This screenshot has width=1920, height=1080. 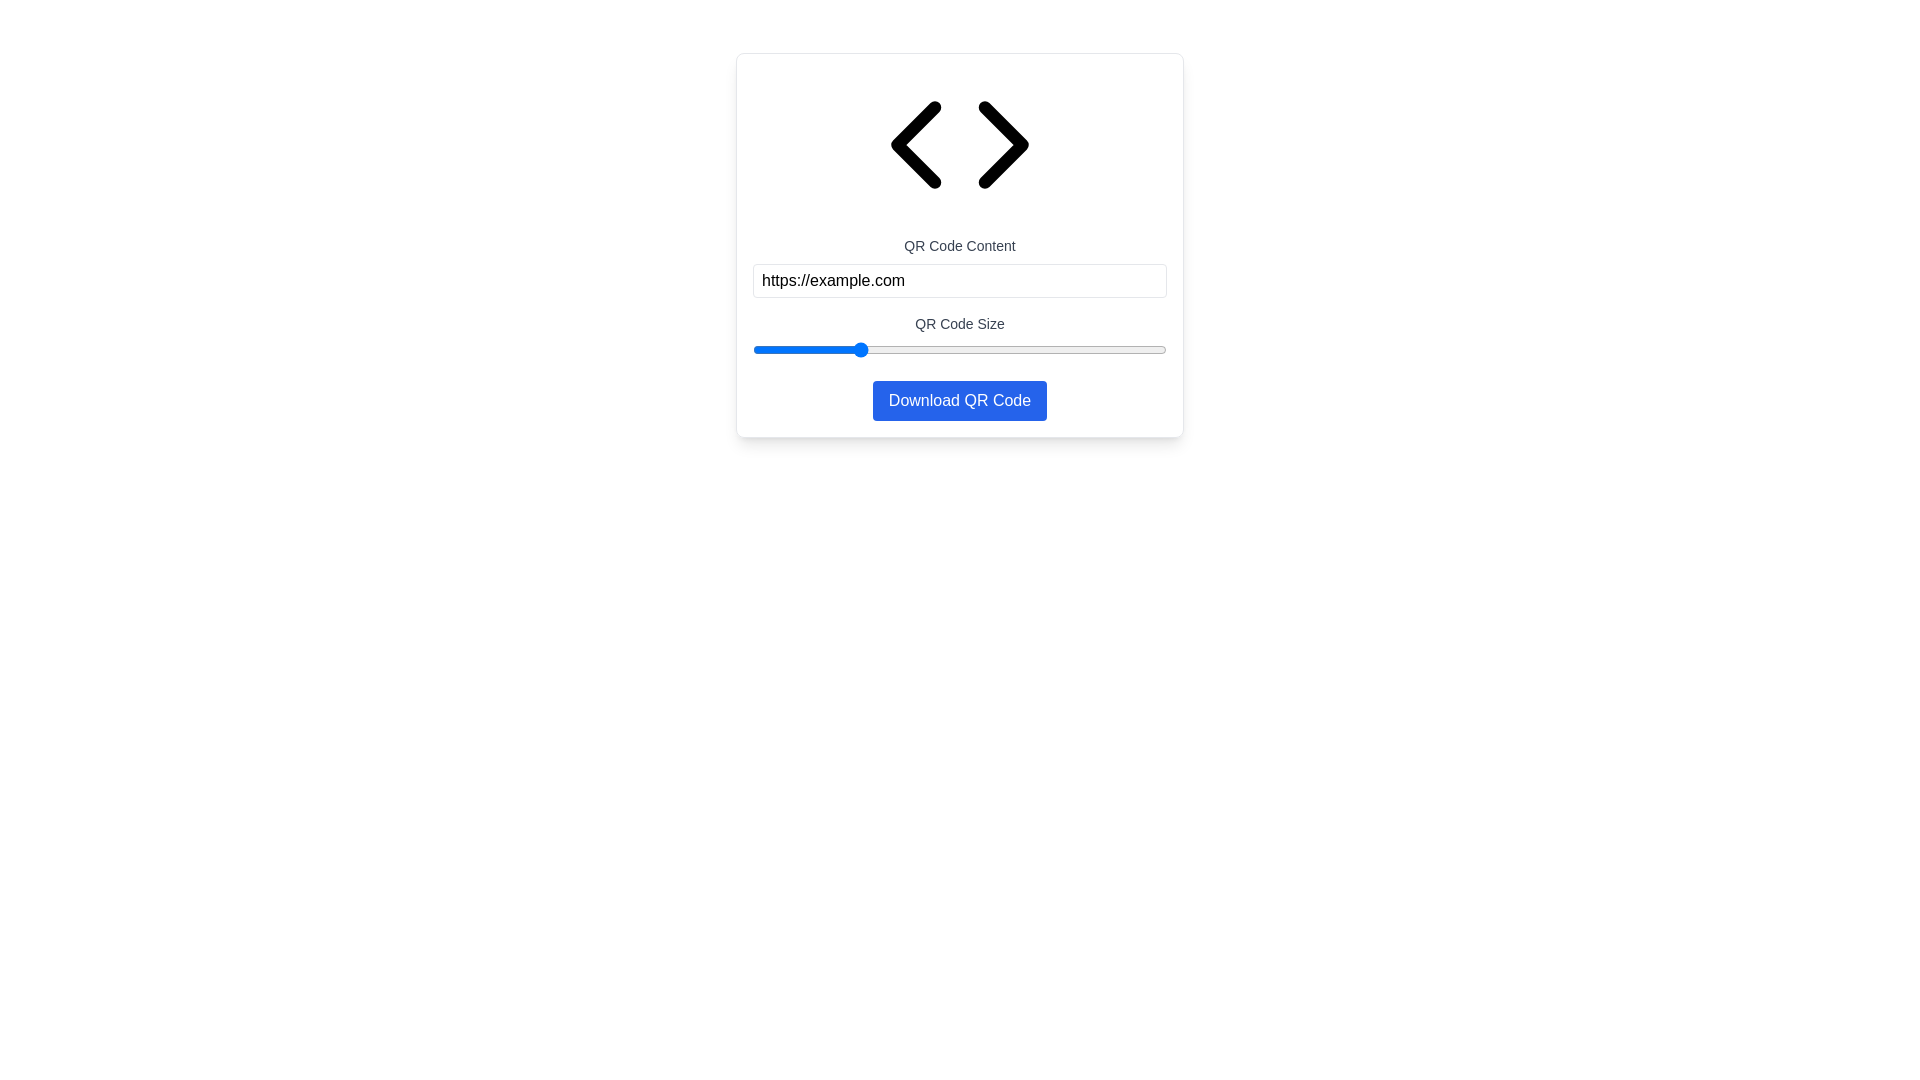 What do you see at coordinates (993, 349) in the screenshot?
I see `the QR code size` at bounding box center [993, 349].